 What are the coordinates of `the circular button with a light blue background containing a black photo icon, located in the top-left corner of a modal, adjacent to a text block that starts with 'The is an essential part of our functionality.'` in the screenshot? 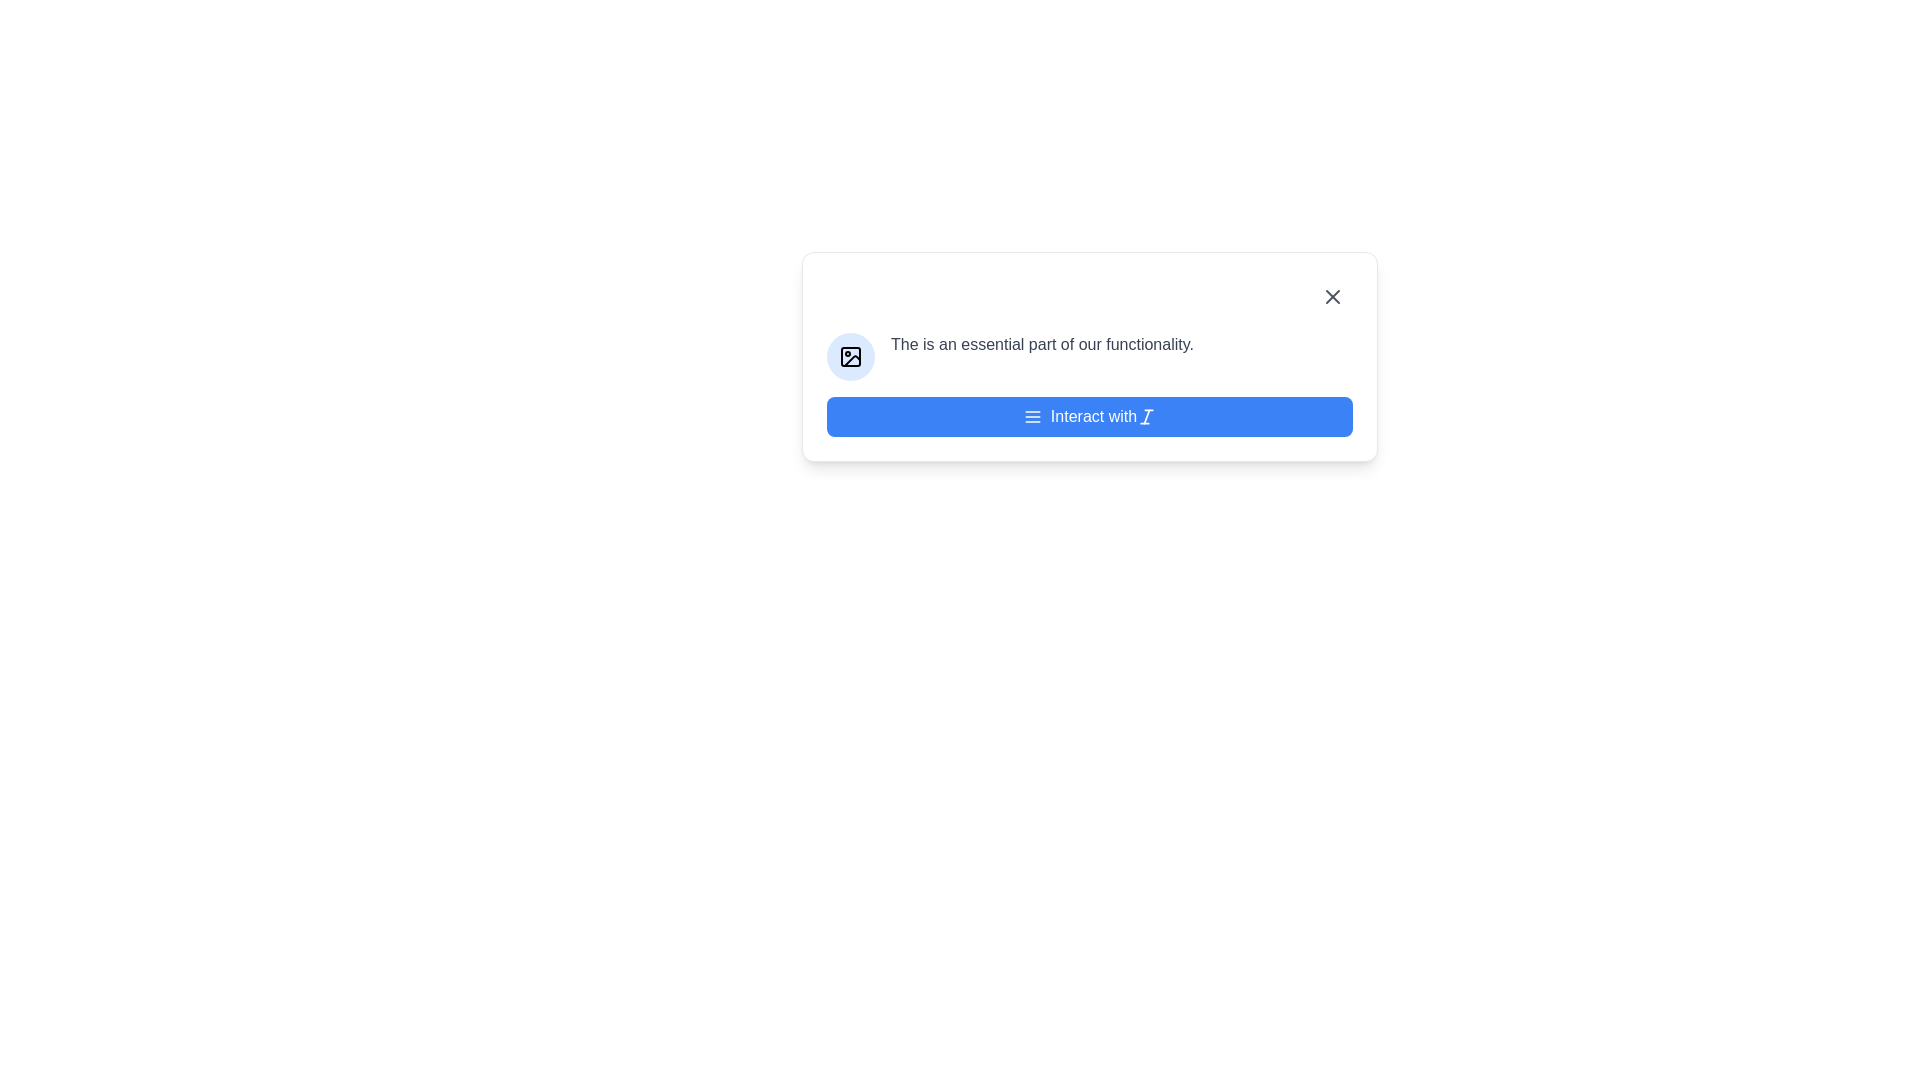 It's located at (850, 356).